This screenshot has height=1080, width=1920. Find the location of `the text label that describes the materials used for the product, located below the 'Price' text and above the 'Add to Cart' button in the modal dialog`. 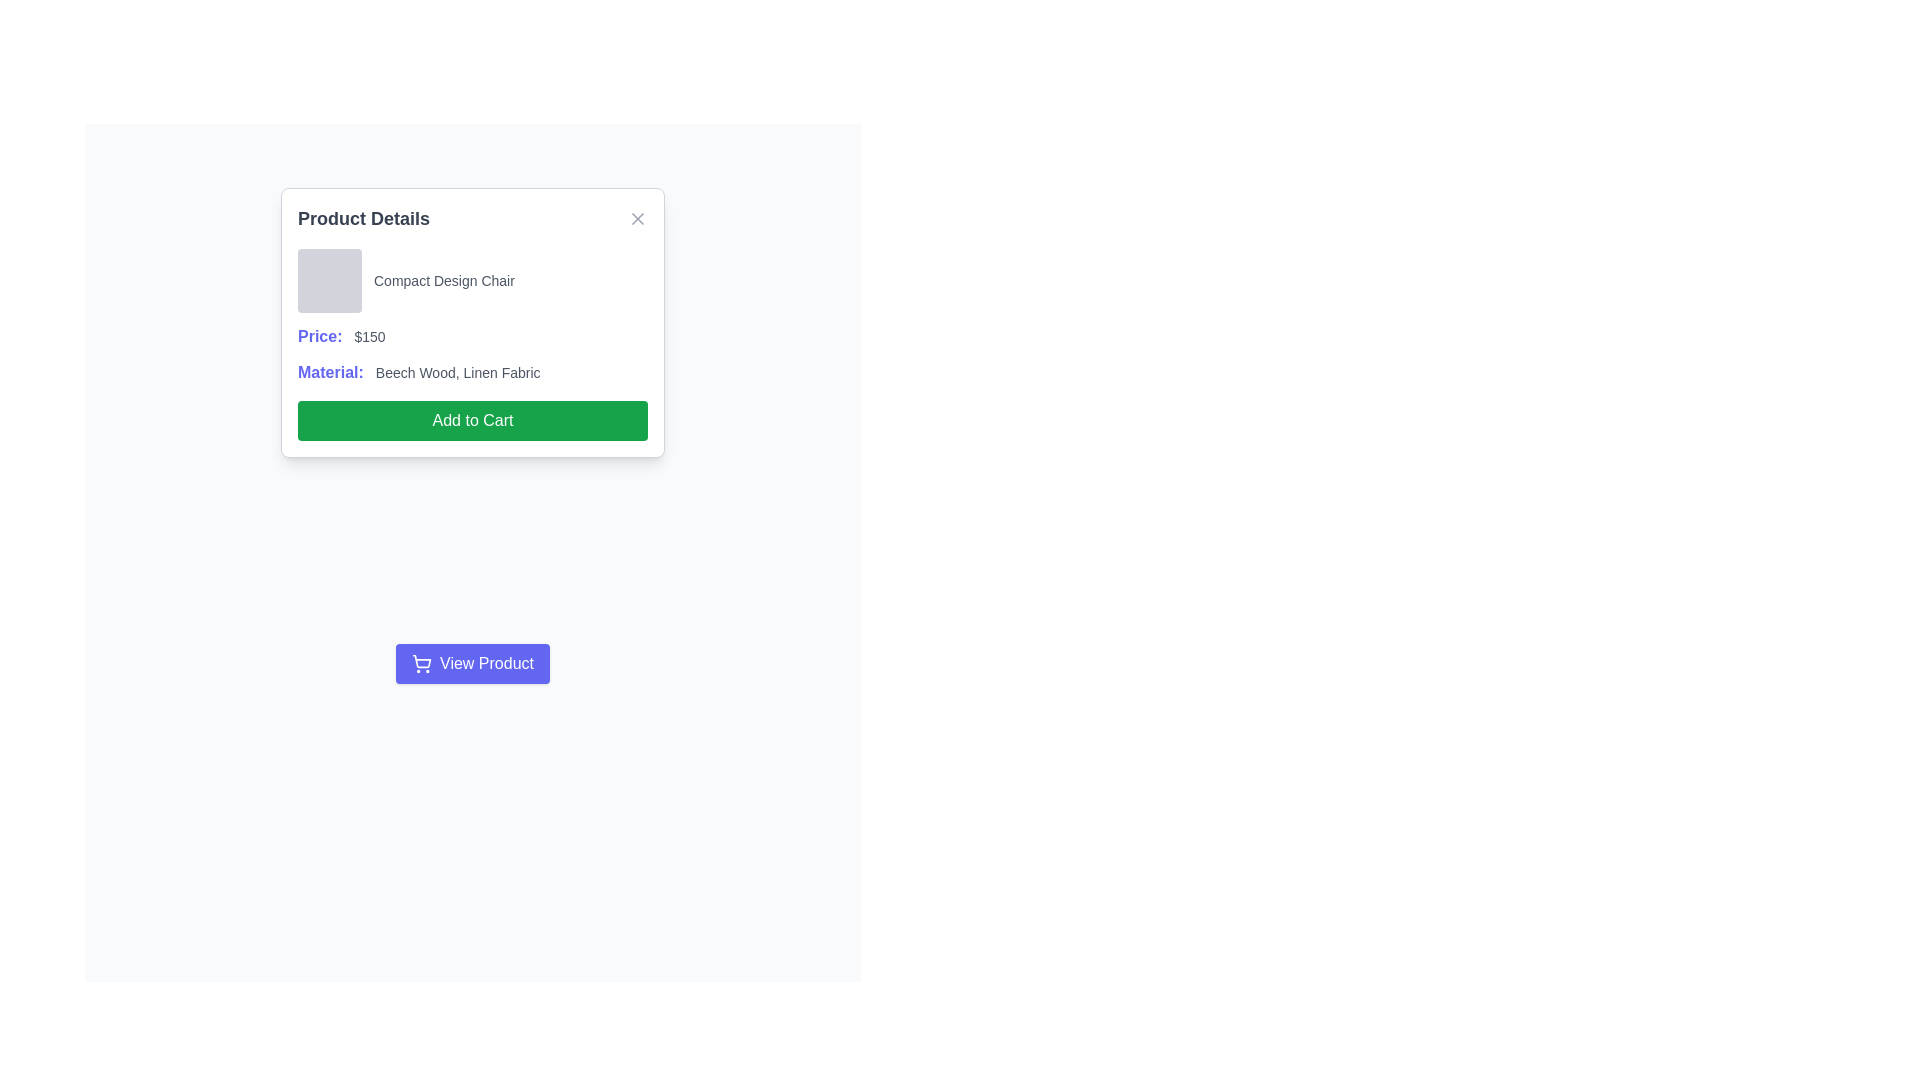

the text label that describes the materials used for the product, located below the 'Price' text and above the 'Add to Cart' button in the modal dialog is located at coordinates (472, 373).